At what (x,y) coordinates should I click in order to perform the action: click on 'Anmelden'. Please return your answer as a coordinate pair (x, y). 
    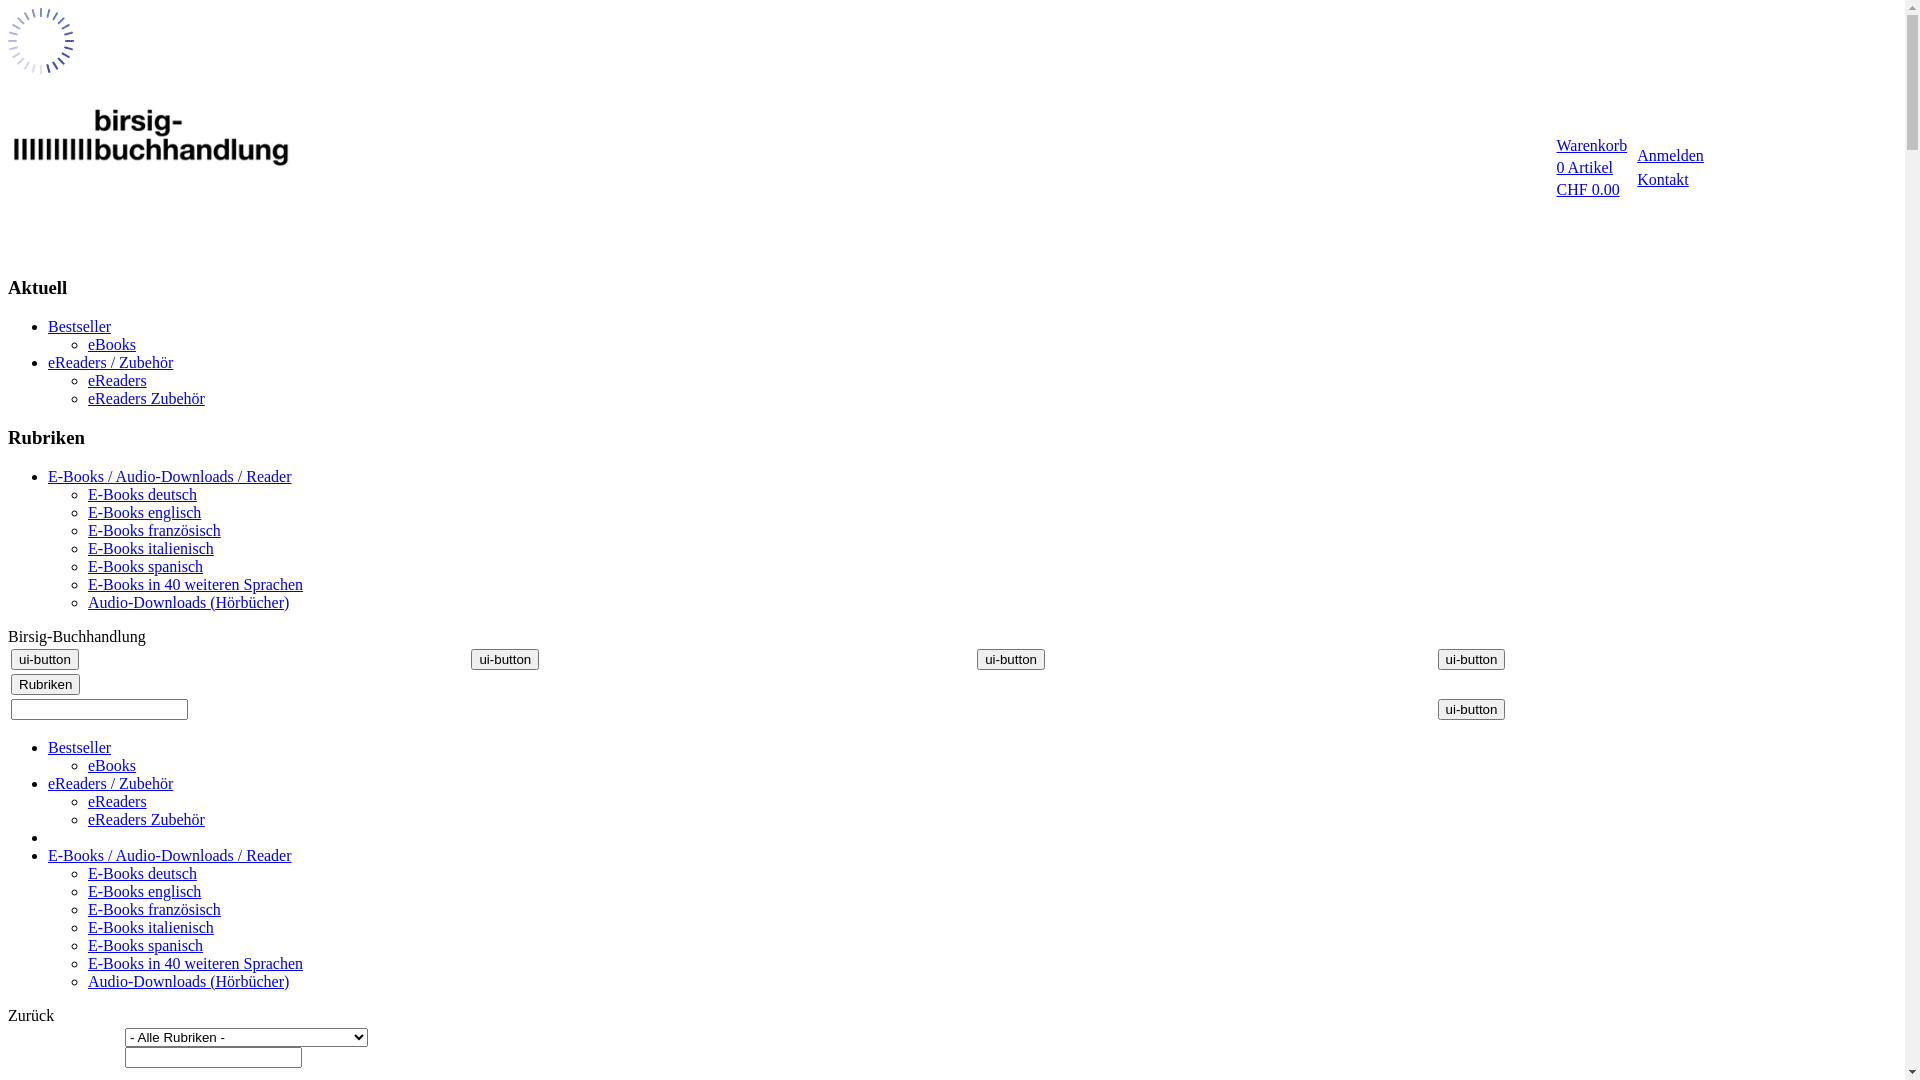
    Looking at the image, I should click on (1670, 154).